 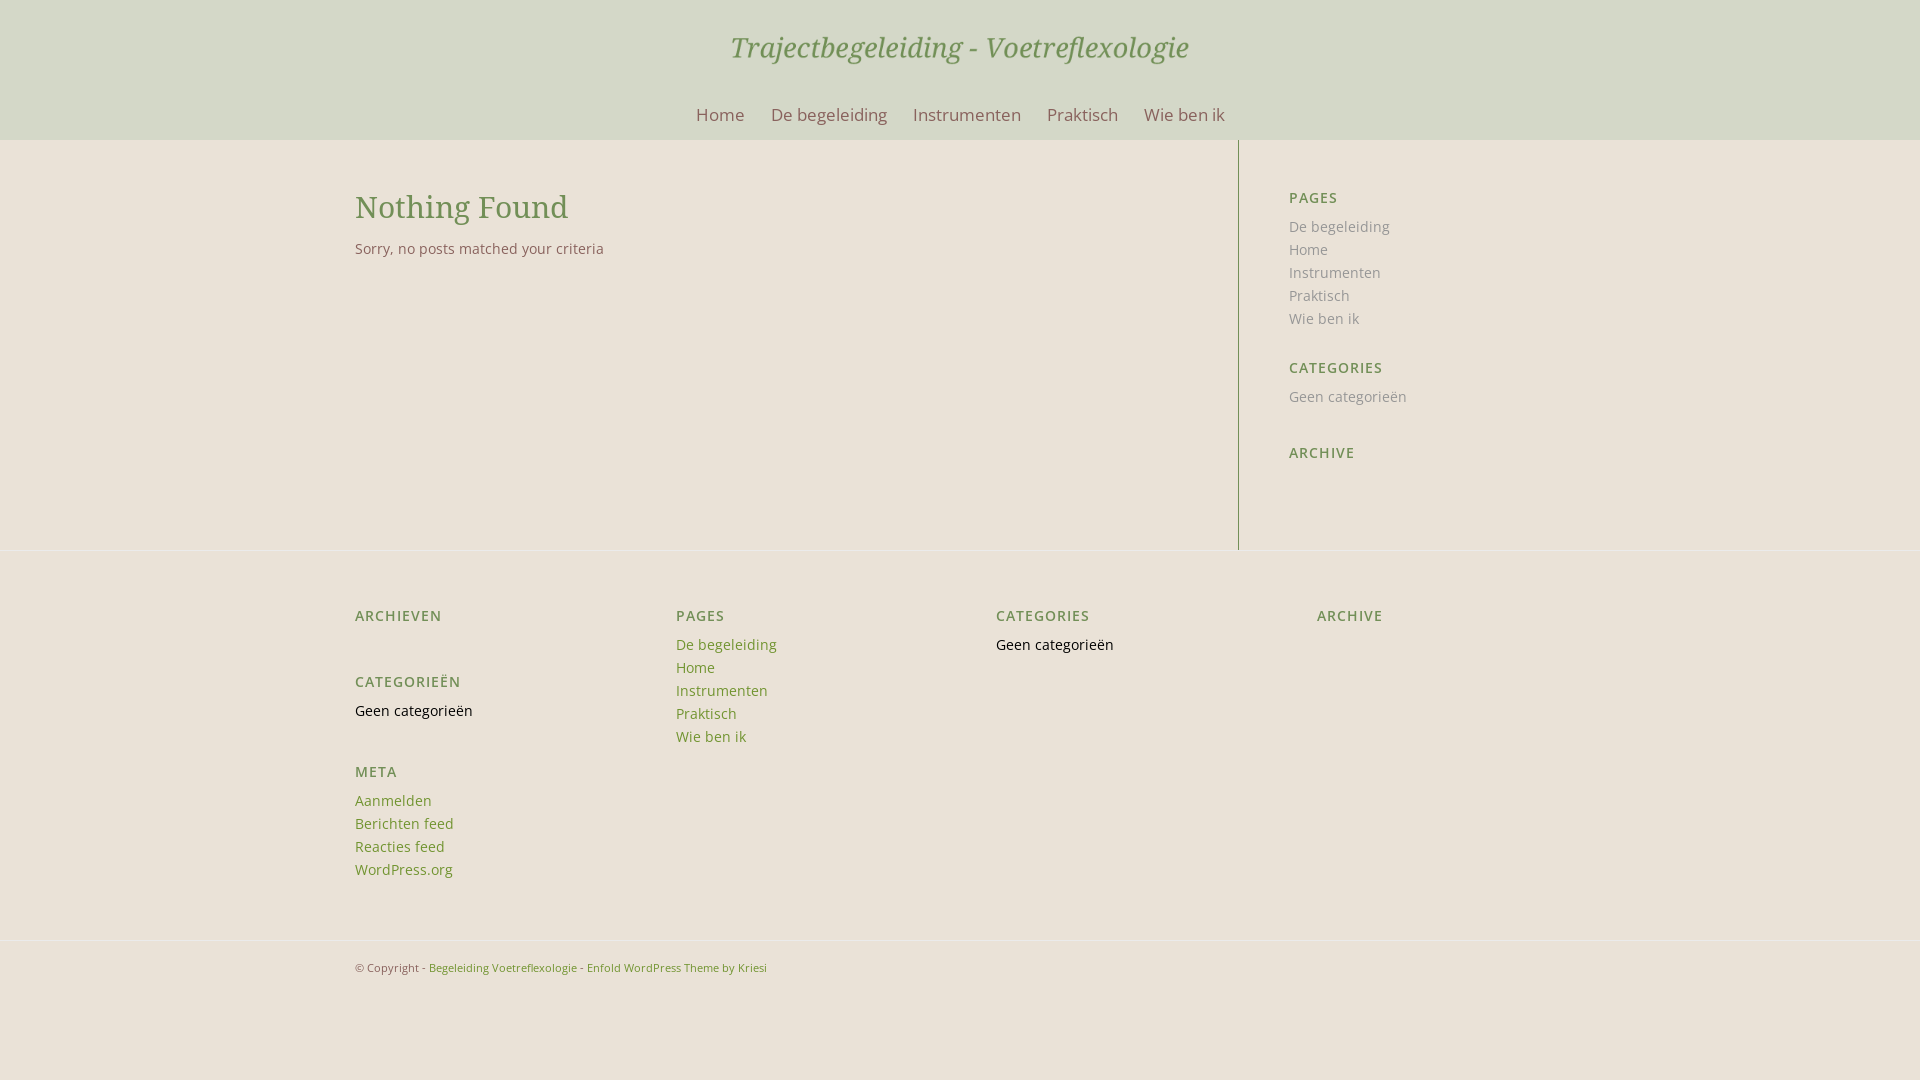 What do you see at coordinates (960, 43) in the screenshot?
I see `'HeaderLogo2'` at bounding box center [960, 43].